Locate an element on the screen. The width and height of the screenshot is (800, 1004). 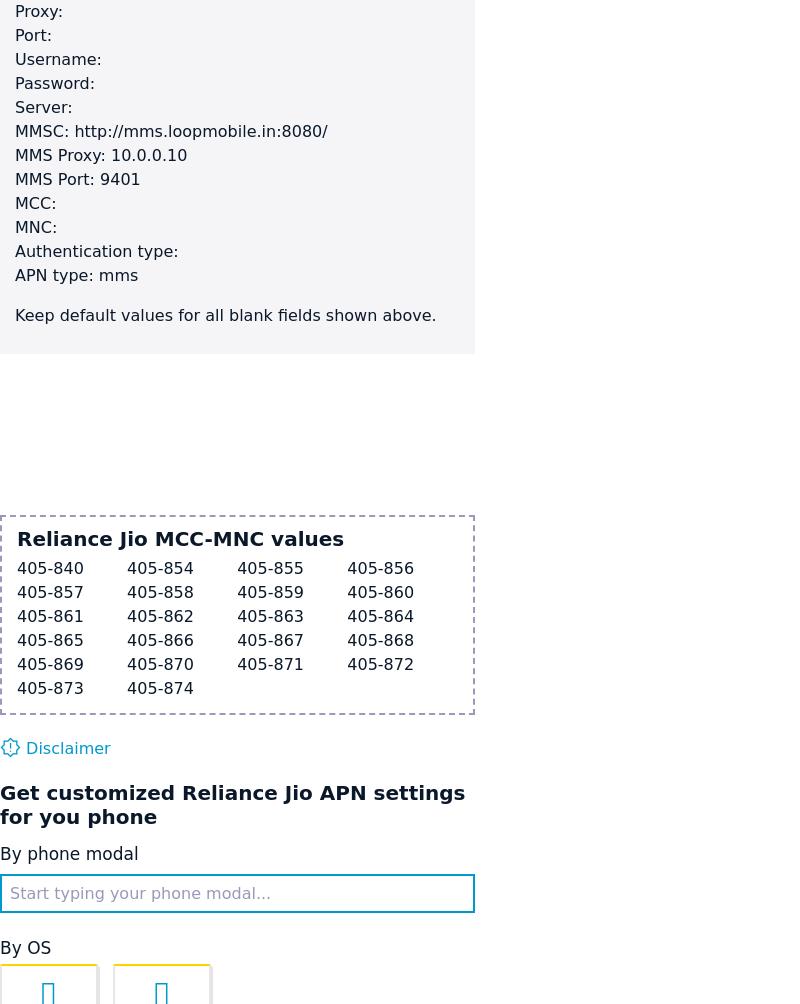
'Keep default values for all blank fields shown above.' is located at coordinates (225, 315).